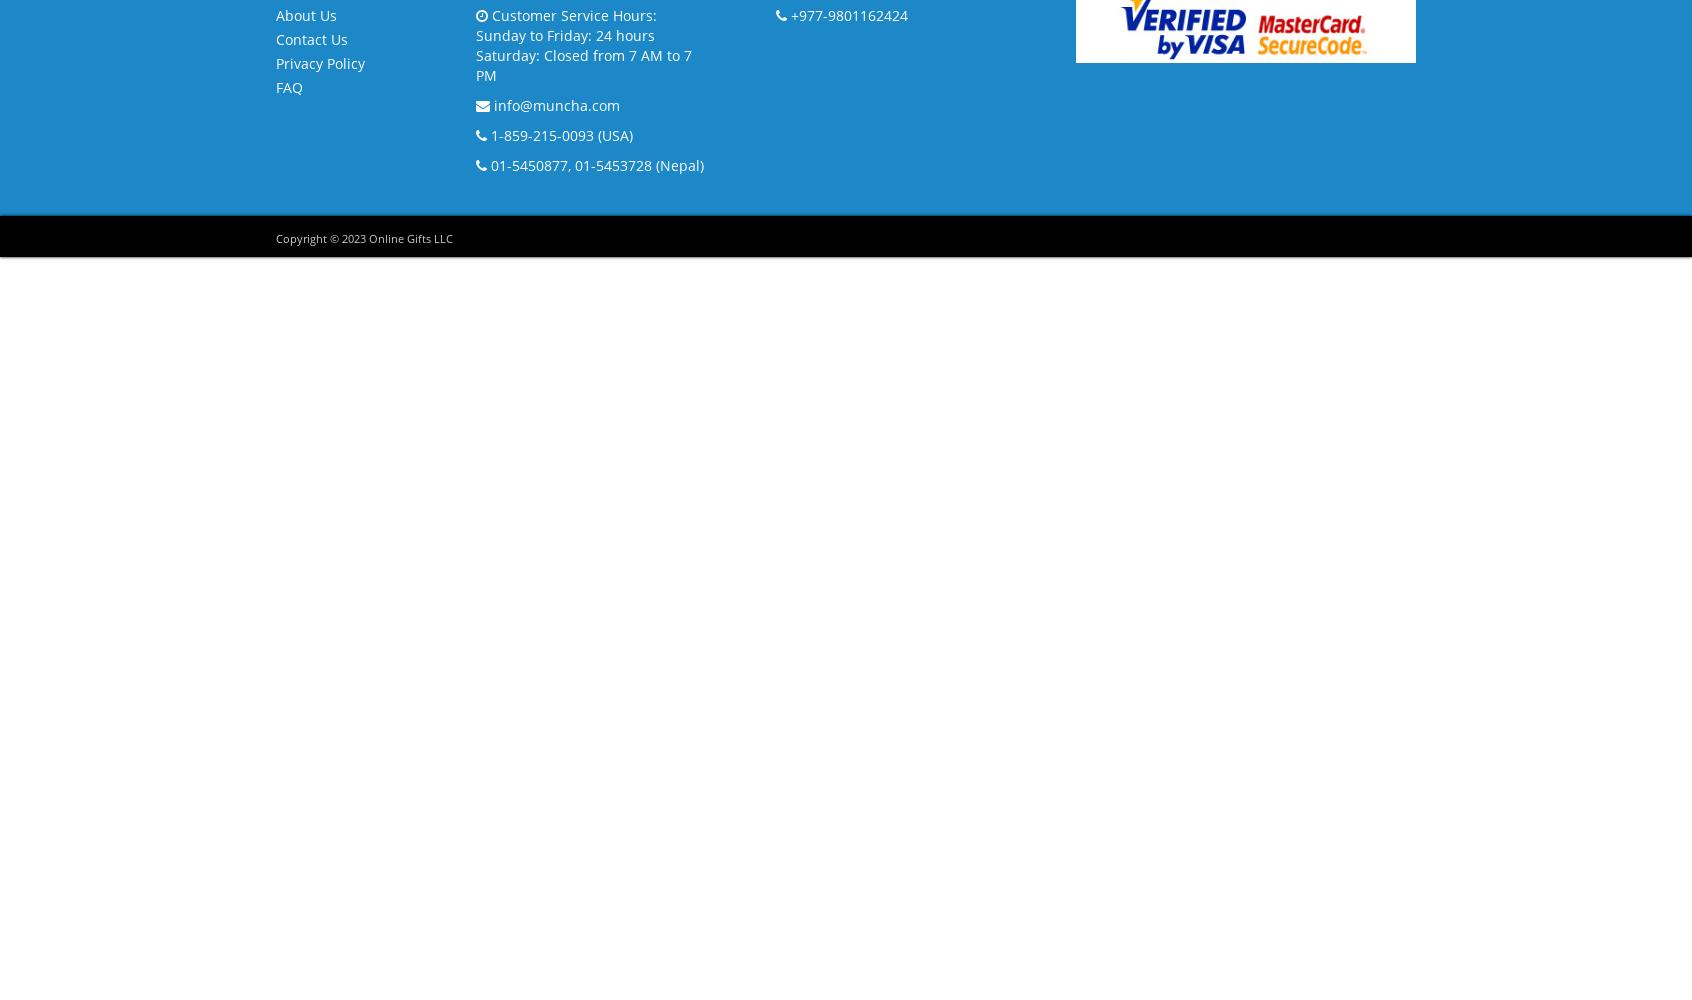 This screenshot has width=1692, height=1000. What do you see at coordinates (305, 14) in the screenshot?
I see `'About Us'` at bounding box center [305, 14].